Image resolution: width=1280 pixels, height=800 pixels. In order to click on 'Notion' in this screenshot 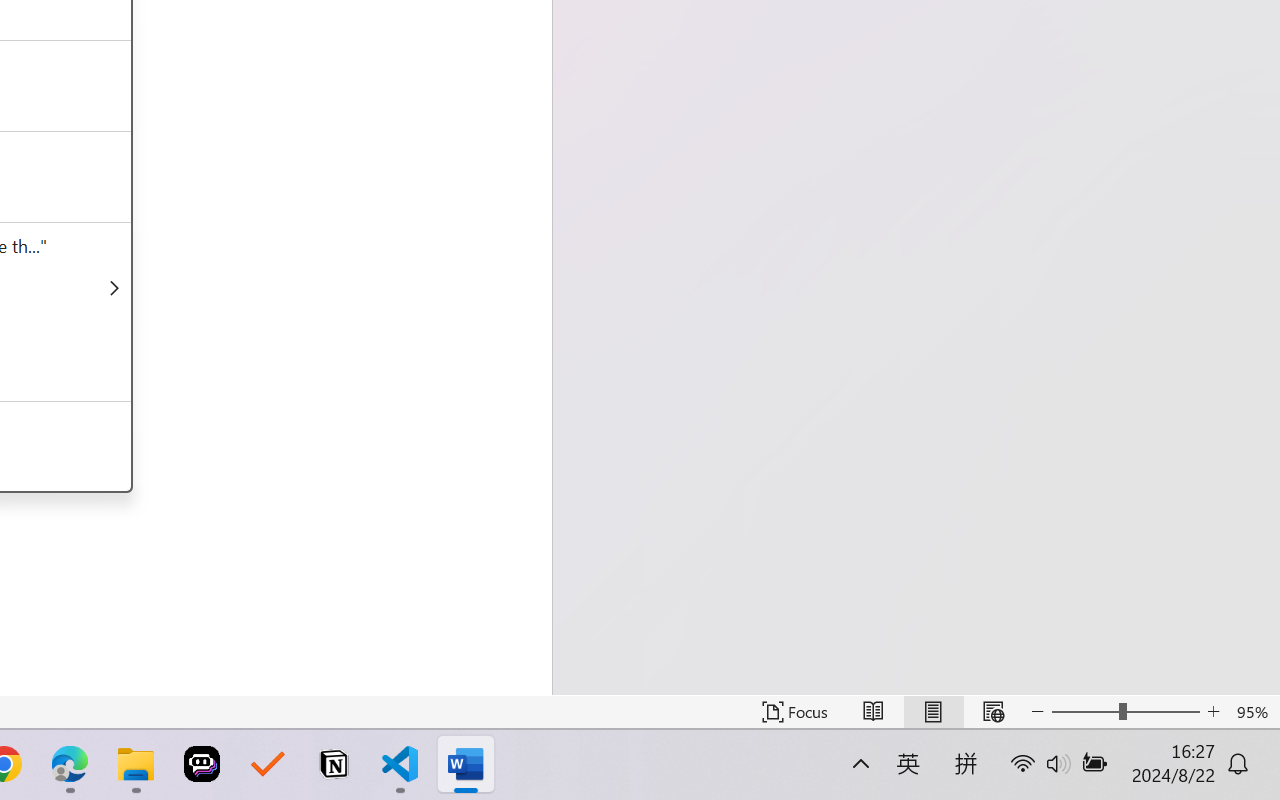, I will do `click(334, 764)`.